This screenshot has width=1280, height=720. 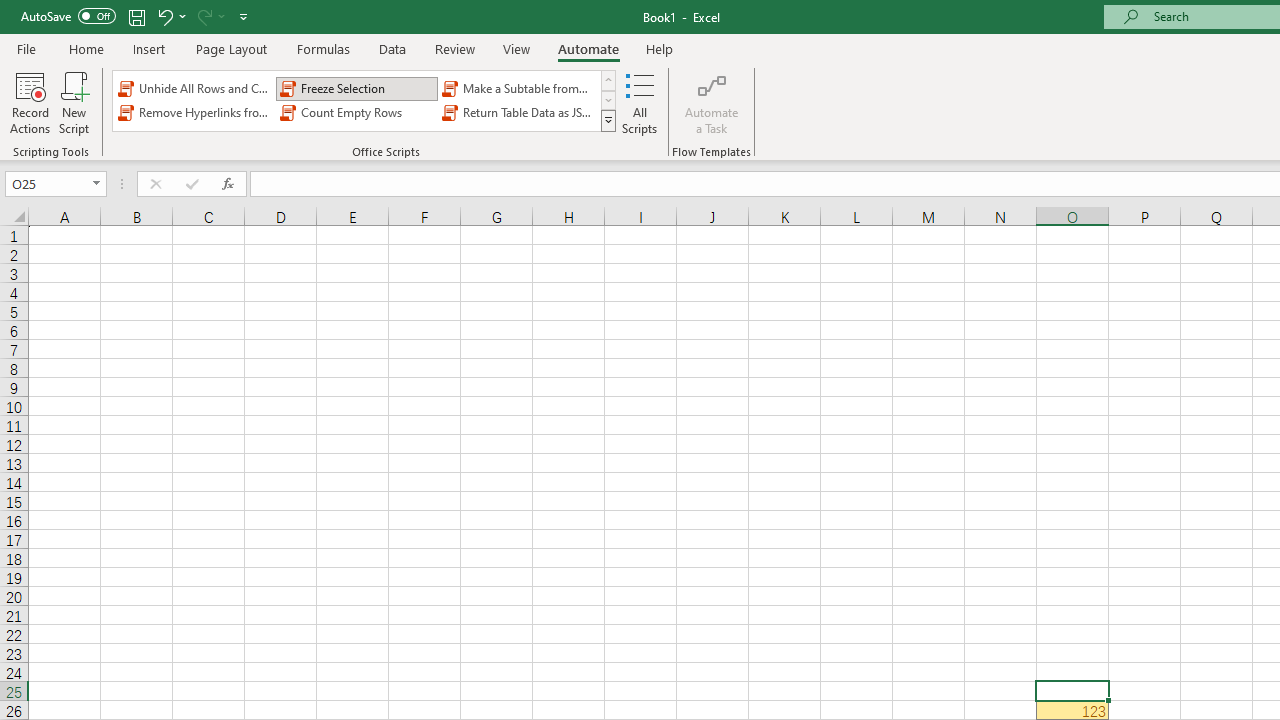 I want to click on 'Row Down', so click(x=607, y=100).